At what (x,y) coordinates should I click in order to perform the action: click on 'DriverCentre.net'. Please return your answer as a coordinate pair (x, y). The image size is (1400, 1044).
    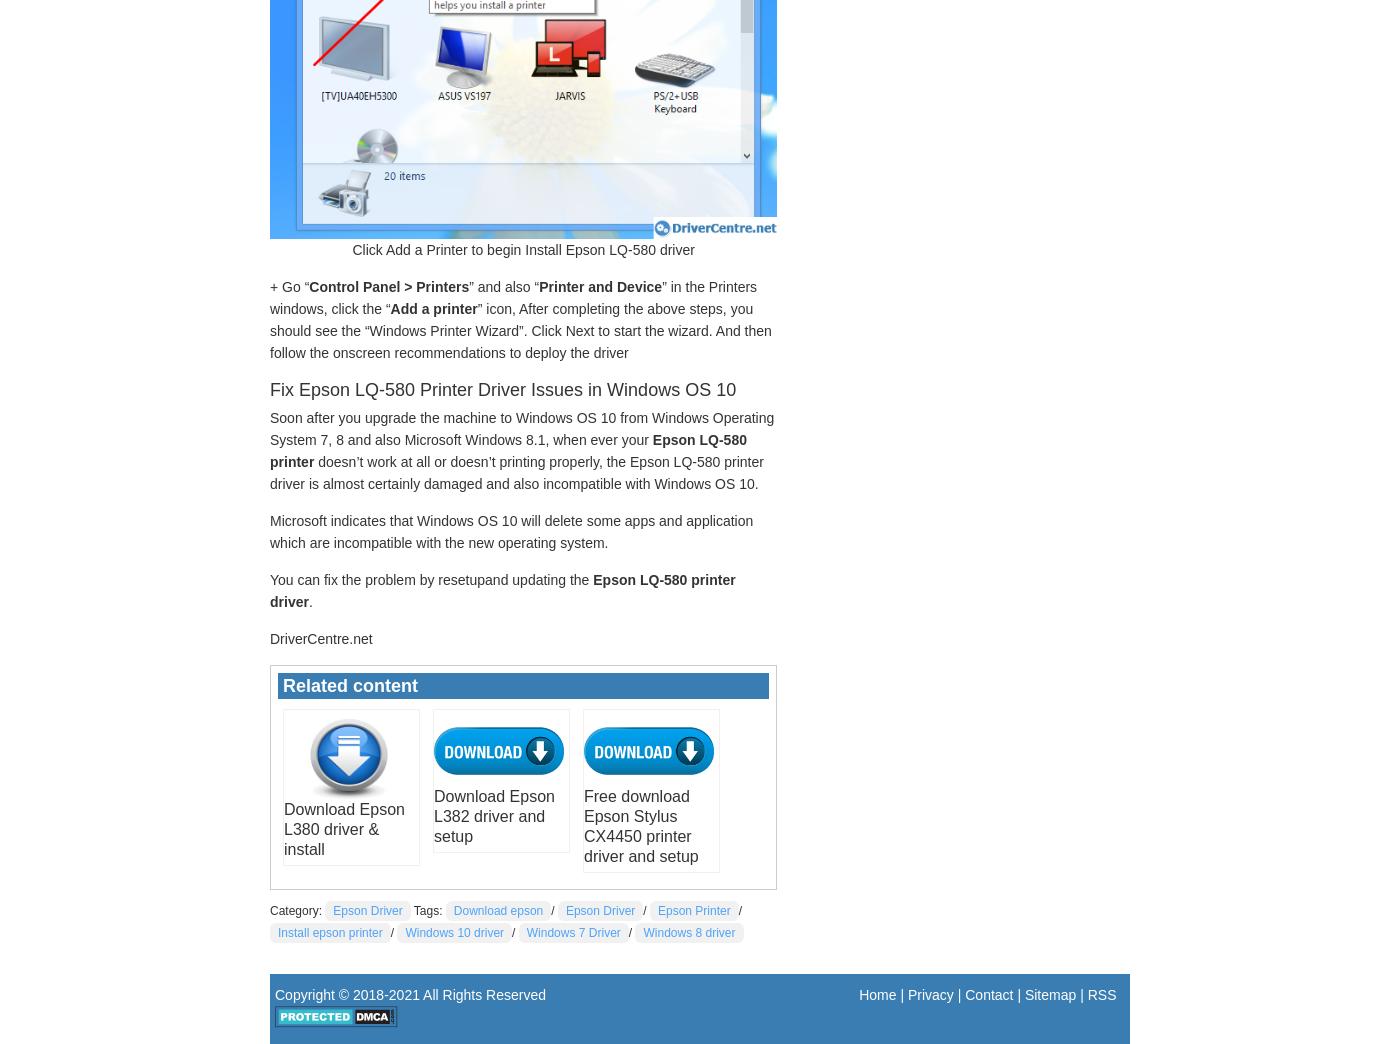
    Looking at the image, I should click on (321, 637).